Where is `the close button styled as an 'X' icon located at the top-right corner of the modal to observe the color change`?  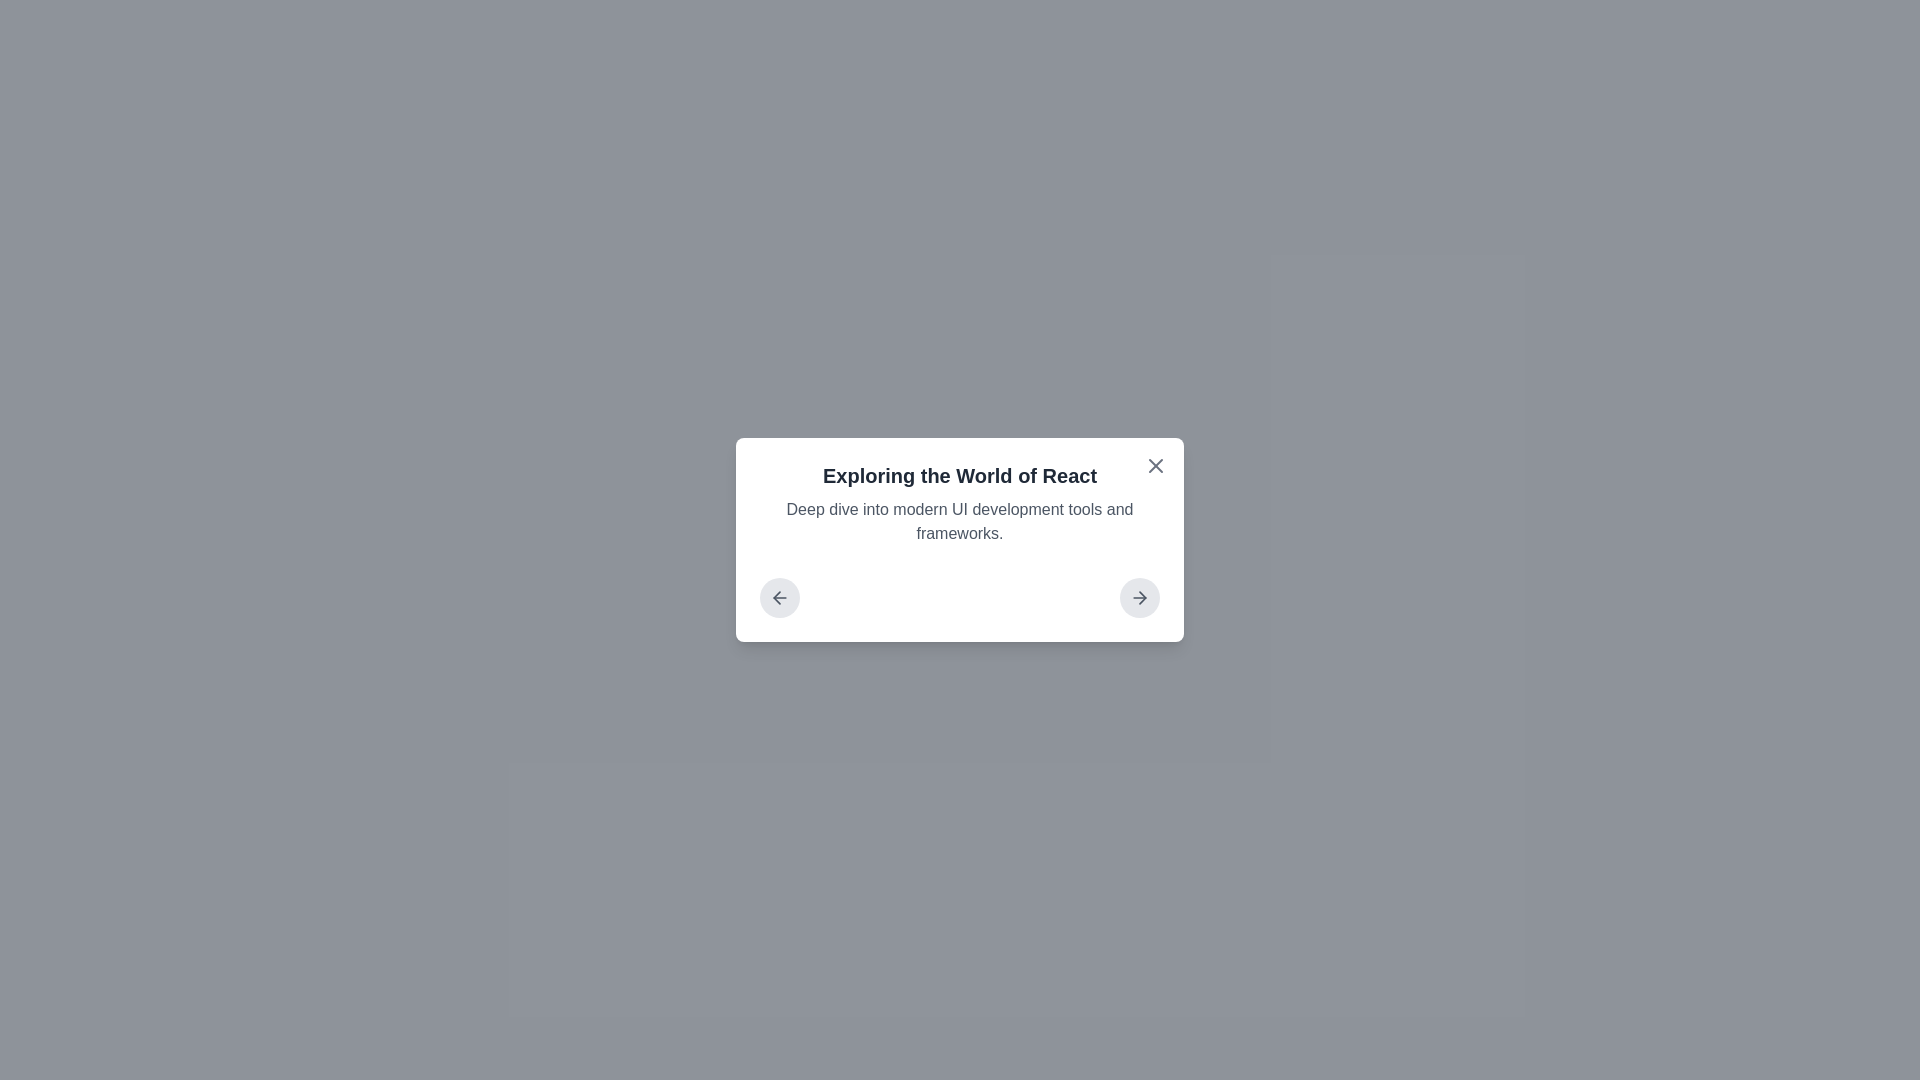 the close button styled as an 'X' icon located at the top-right corner of the modal to observe the color change is located at coordinates (1156, 466).